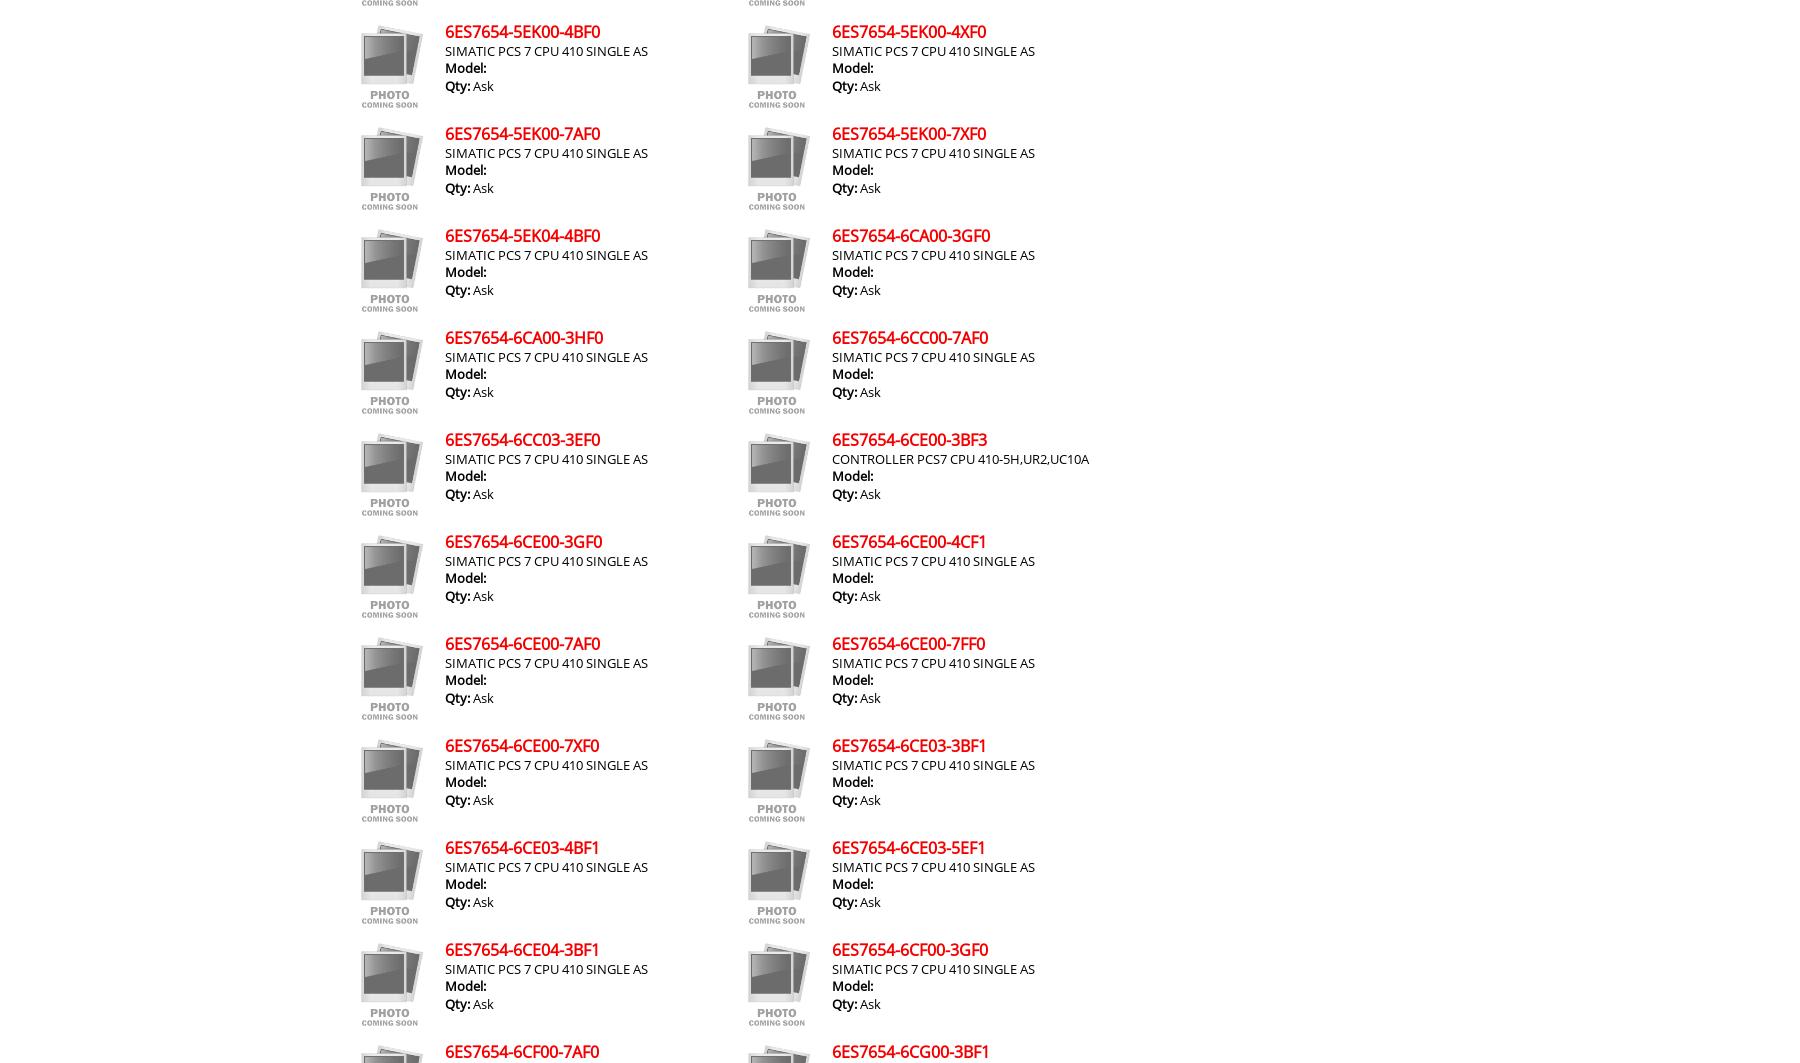  Describe the element at coordinates (909, 235) in the screenshot. I see `'6ES7654-6CA00-3GF0'` at that location.